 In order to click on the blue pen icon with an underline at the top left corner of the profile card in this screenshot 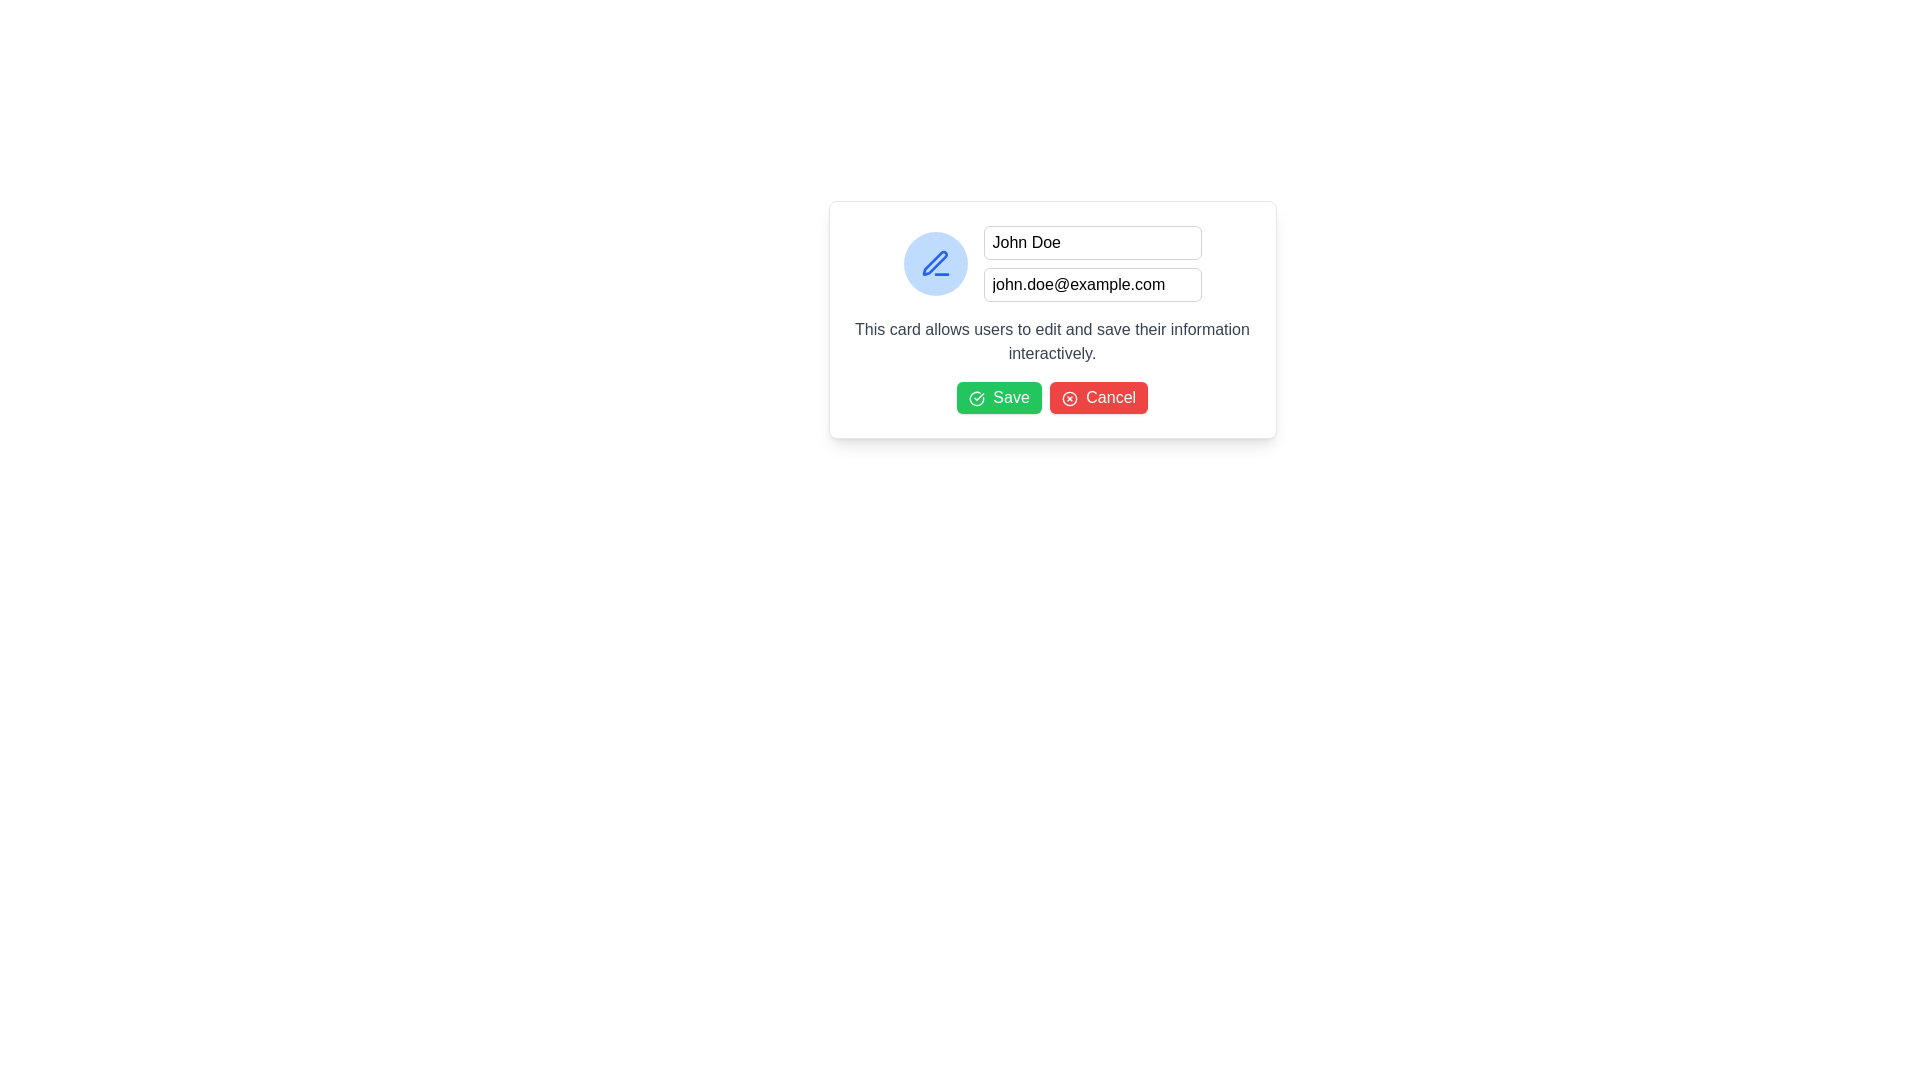, I will do `click(934, 262)`.